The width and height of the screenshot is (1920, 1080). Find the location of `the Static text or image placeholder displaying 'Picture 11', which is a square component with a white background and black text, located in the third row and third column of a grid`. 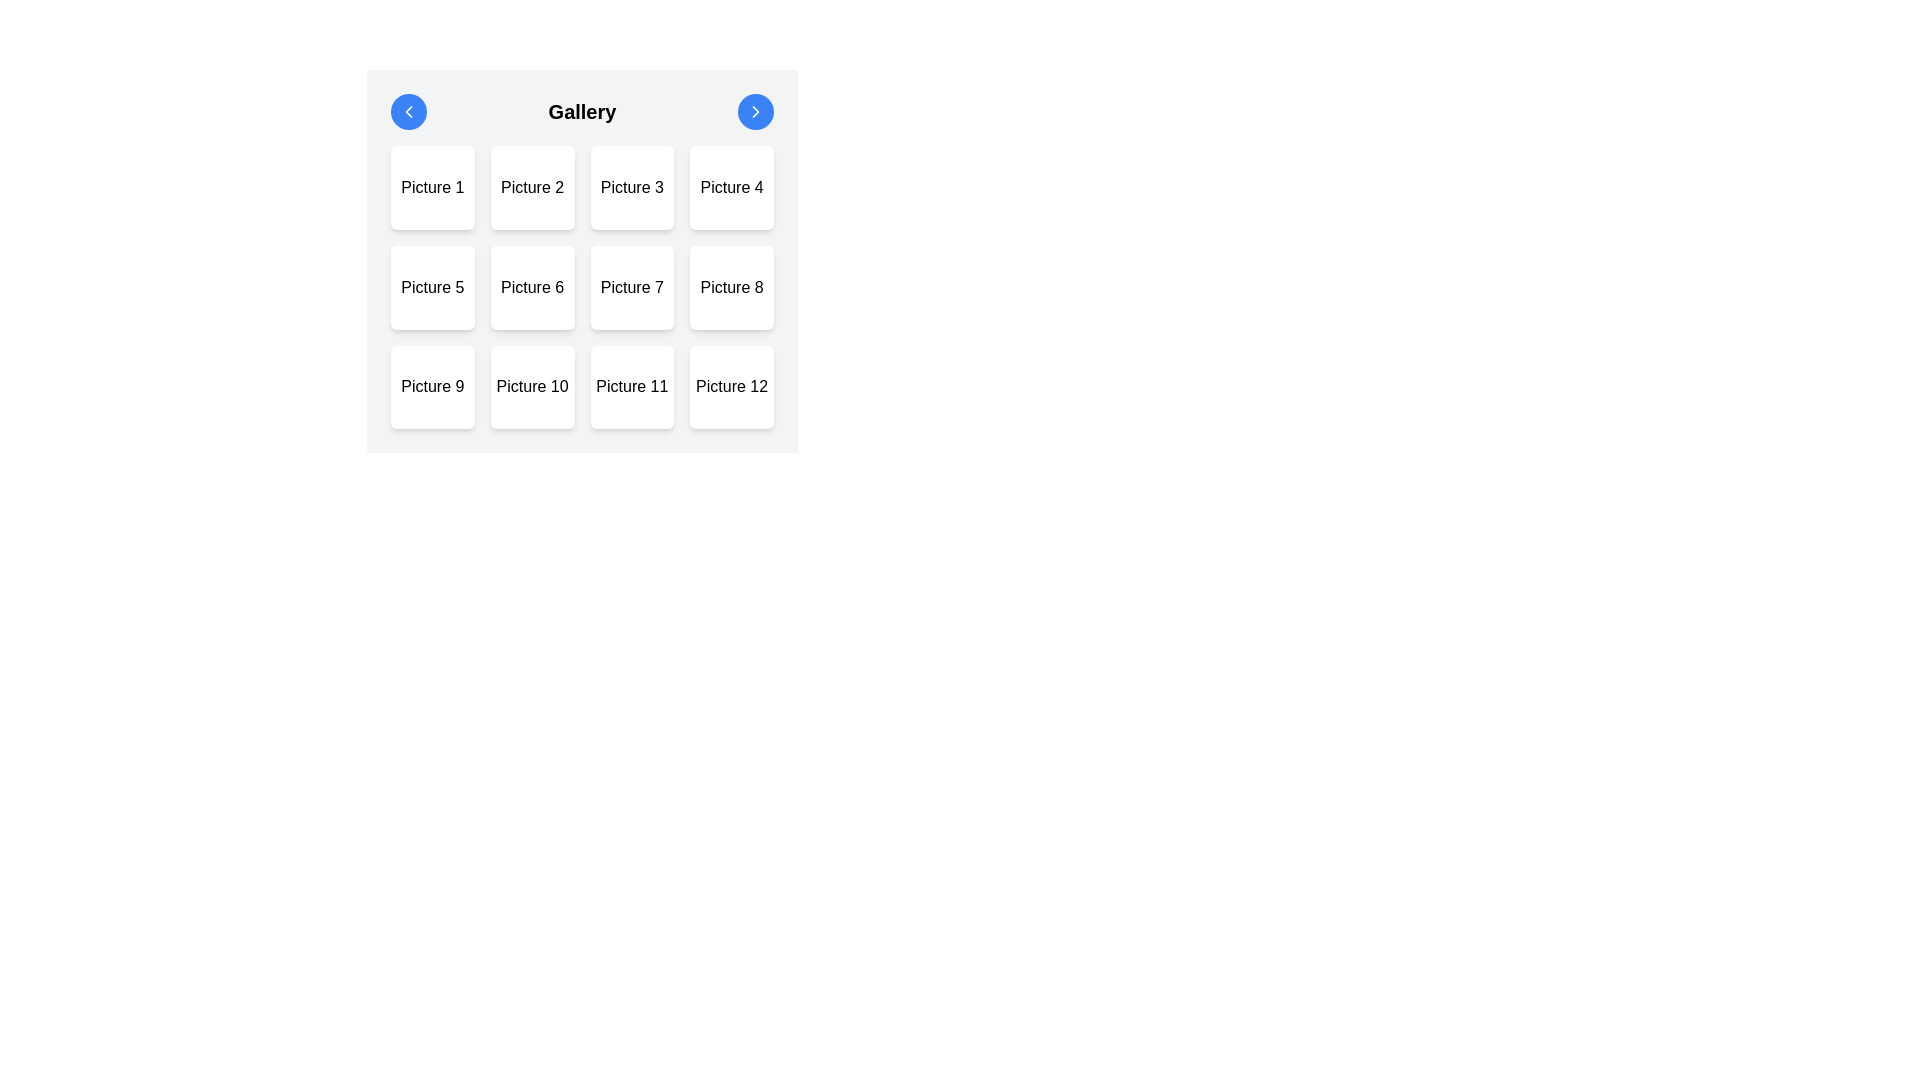

the Static text or image placeholder displaying 'Picture 11', which is a square component with a white background and black text, located in the third row and third column of a grid is located at coordinates (631, 387).